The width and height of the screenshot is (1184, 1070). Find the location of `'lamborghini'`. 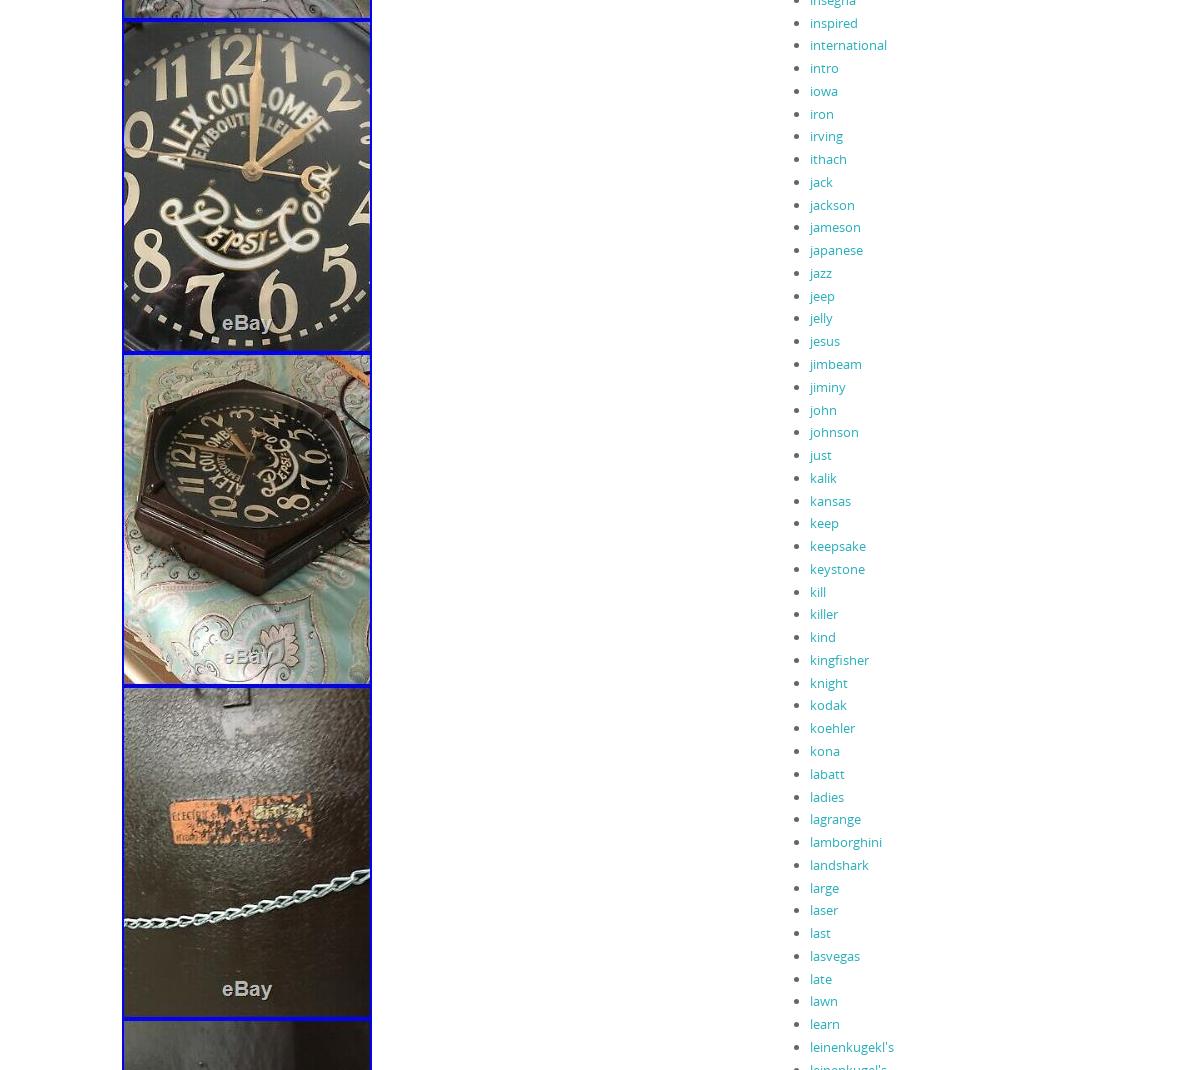

'lamborghini' is located at coordinates (808, 841).